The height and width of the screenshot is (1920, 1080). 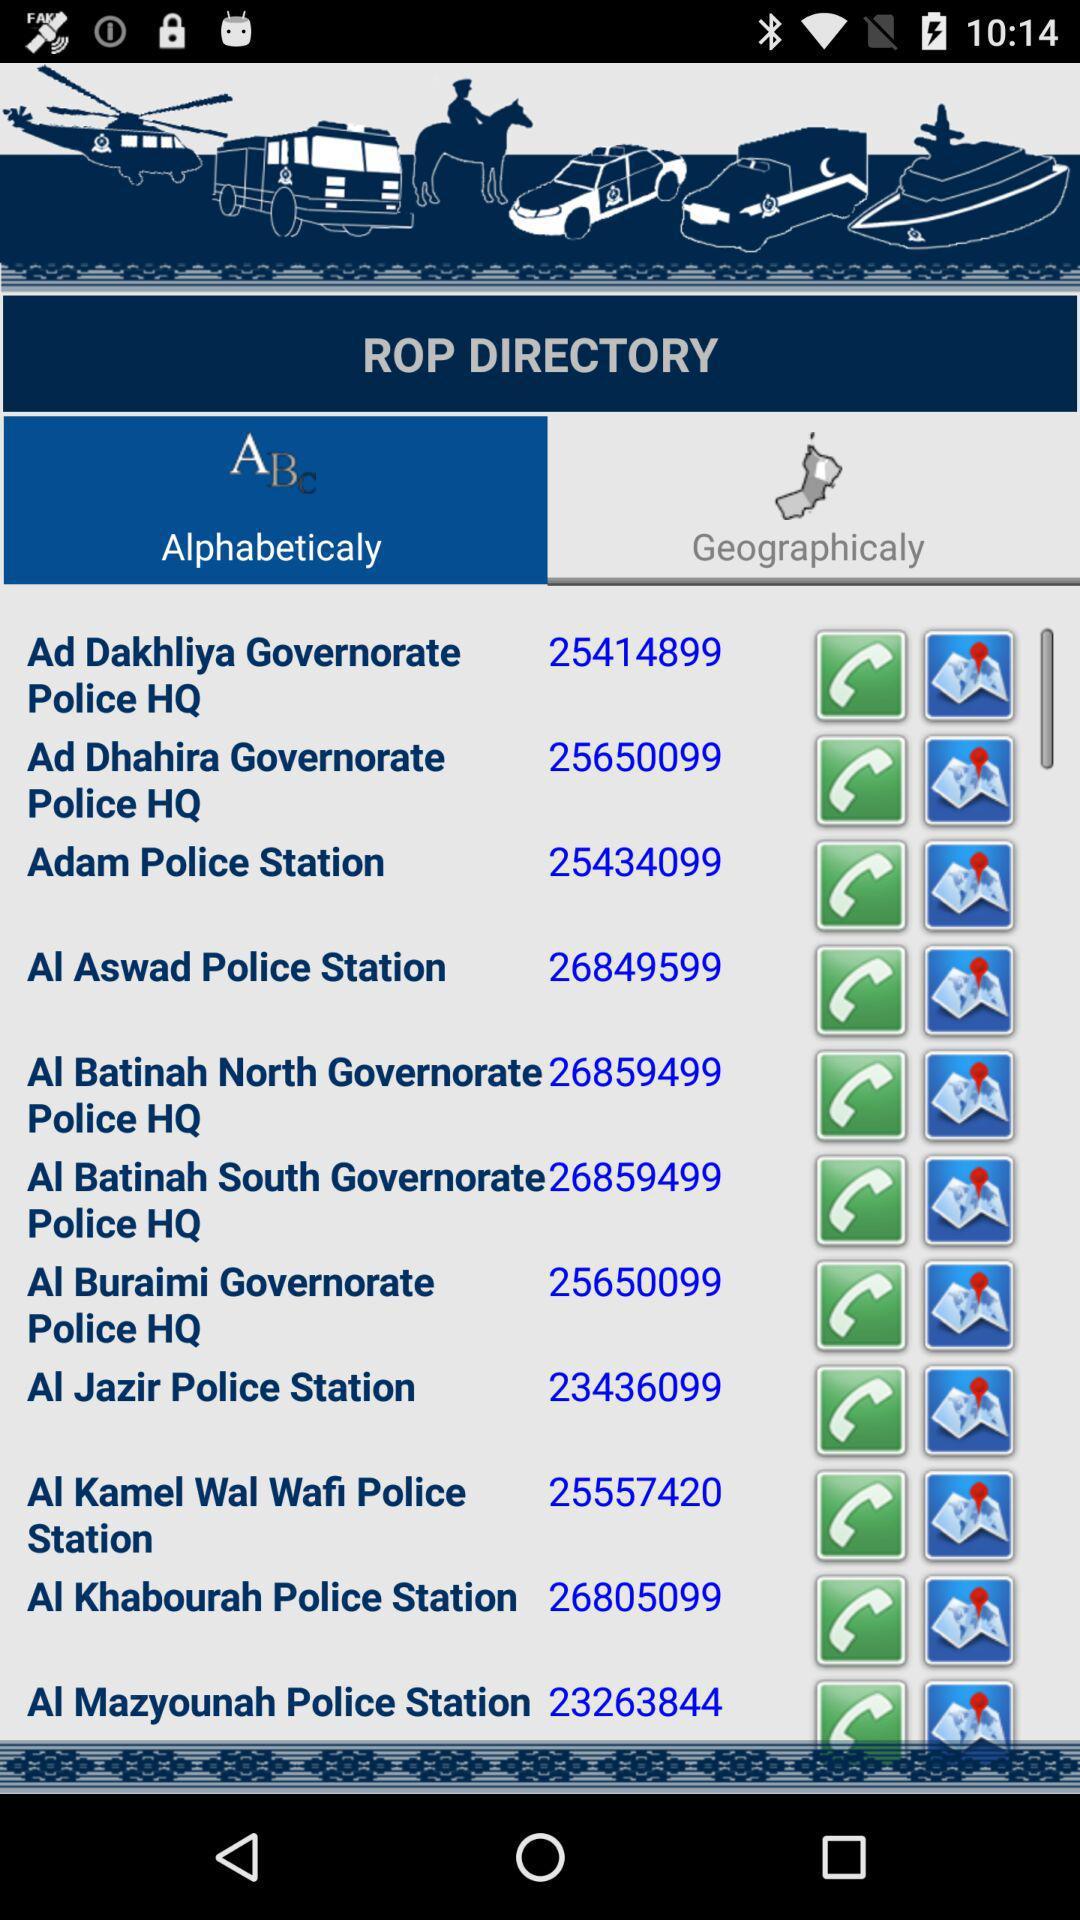 What do you see at coordinates (859, 991) in the screenshot?
I see `call this number` at bounding box center [859, 991].